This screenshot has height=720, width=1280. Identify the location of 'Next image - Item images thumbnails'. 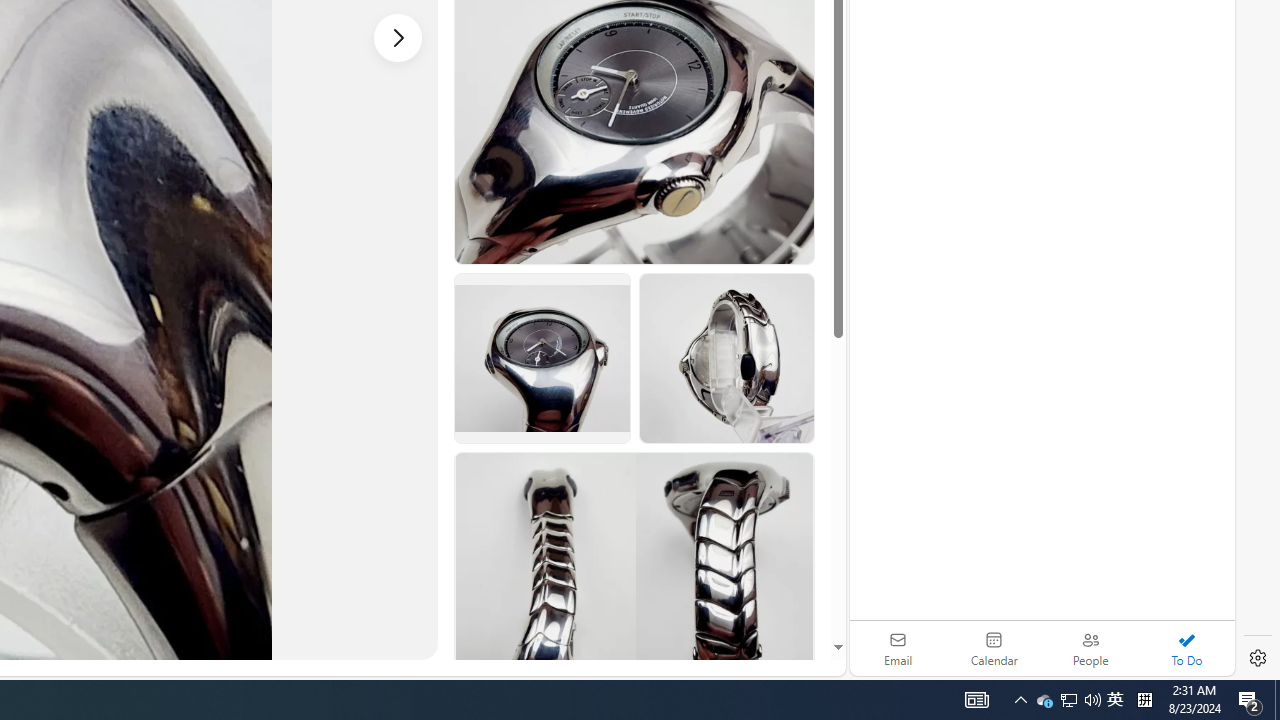
(398, 37).